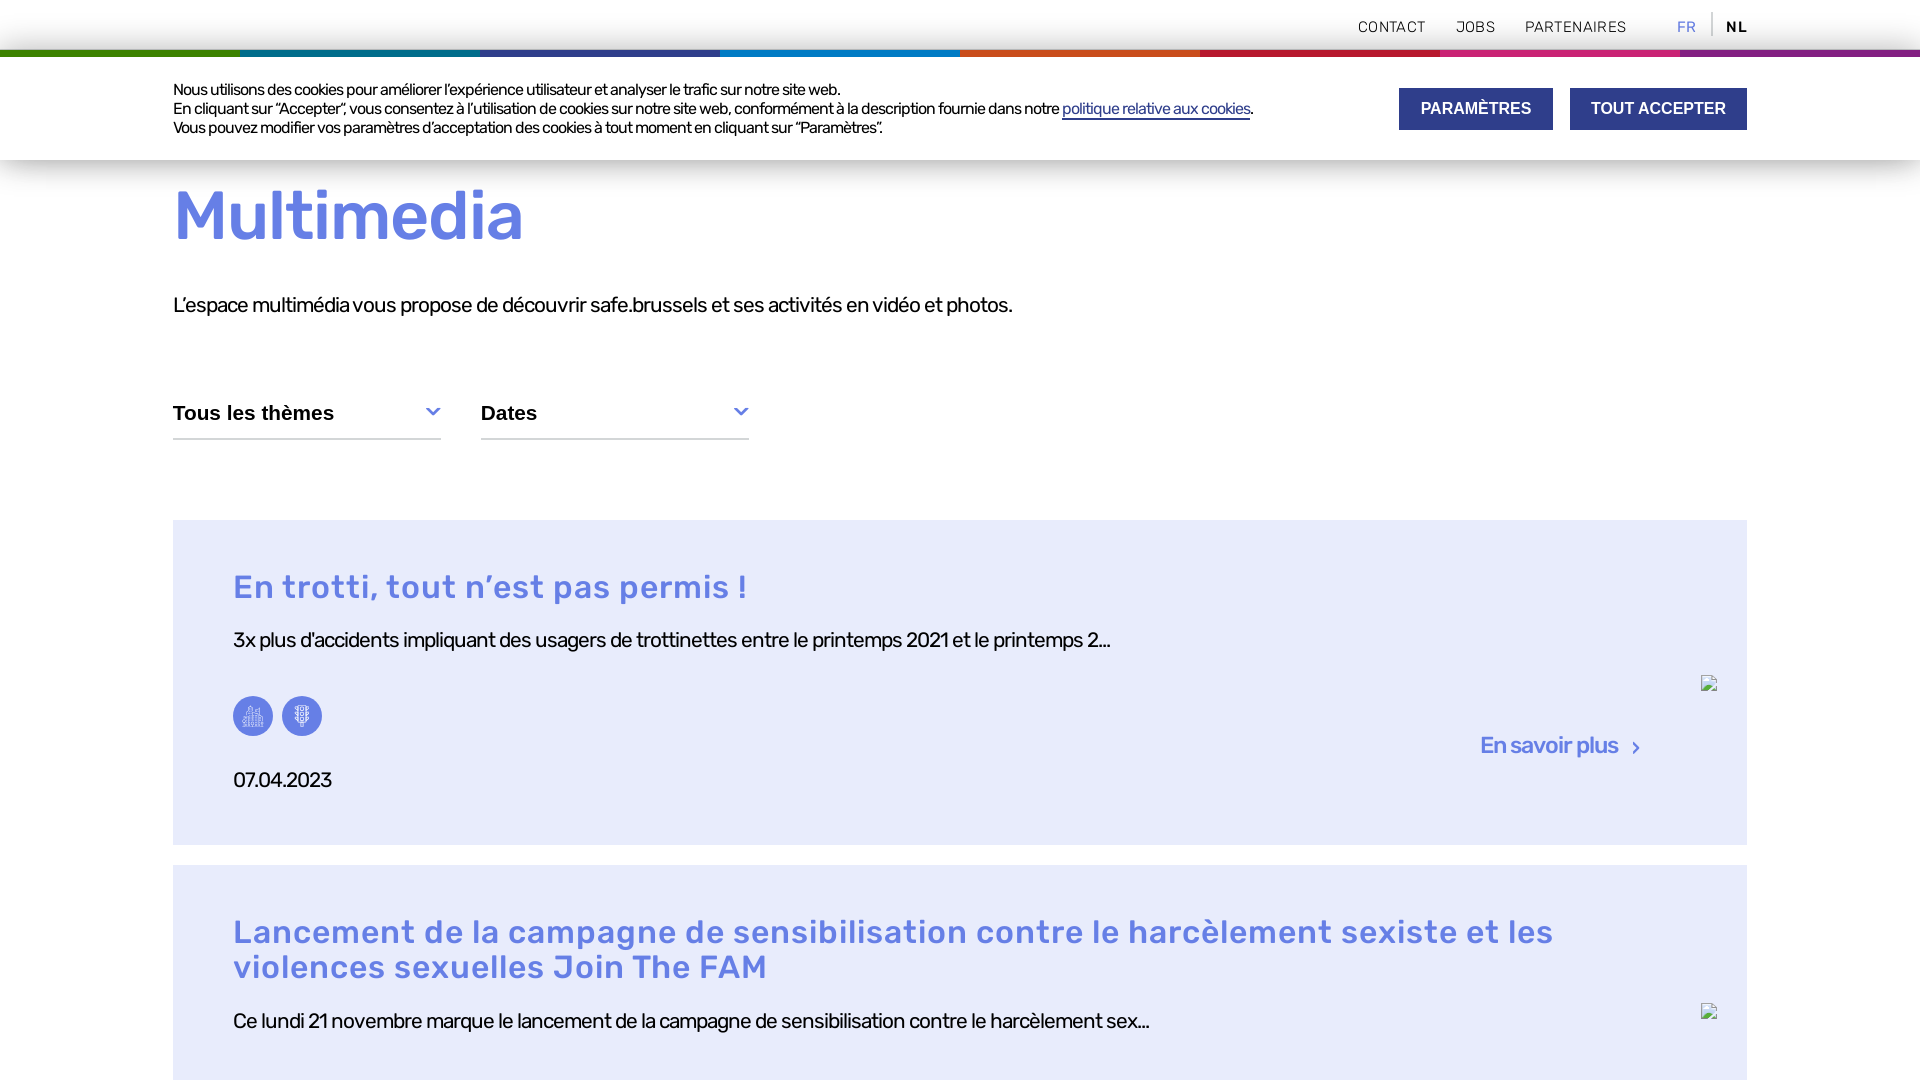 The width and height of the screenshot is (1920, 1080). Describe the element at coordinates (1676, 27) in the screenshot. I see `'FR'` at that location.